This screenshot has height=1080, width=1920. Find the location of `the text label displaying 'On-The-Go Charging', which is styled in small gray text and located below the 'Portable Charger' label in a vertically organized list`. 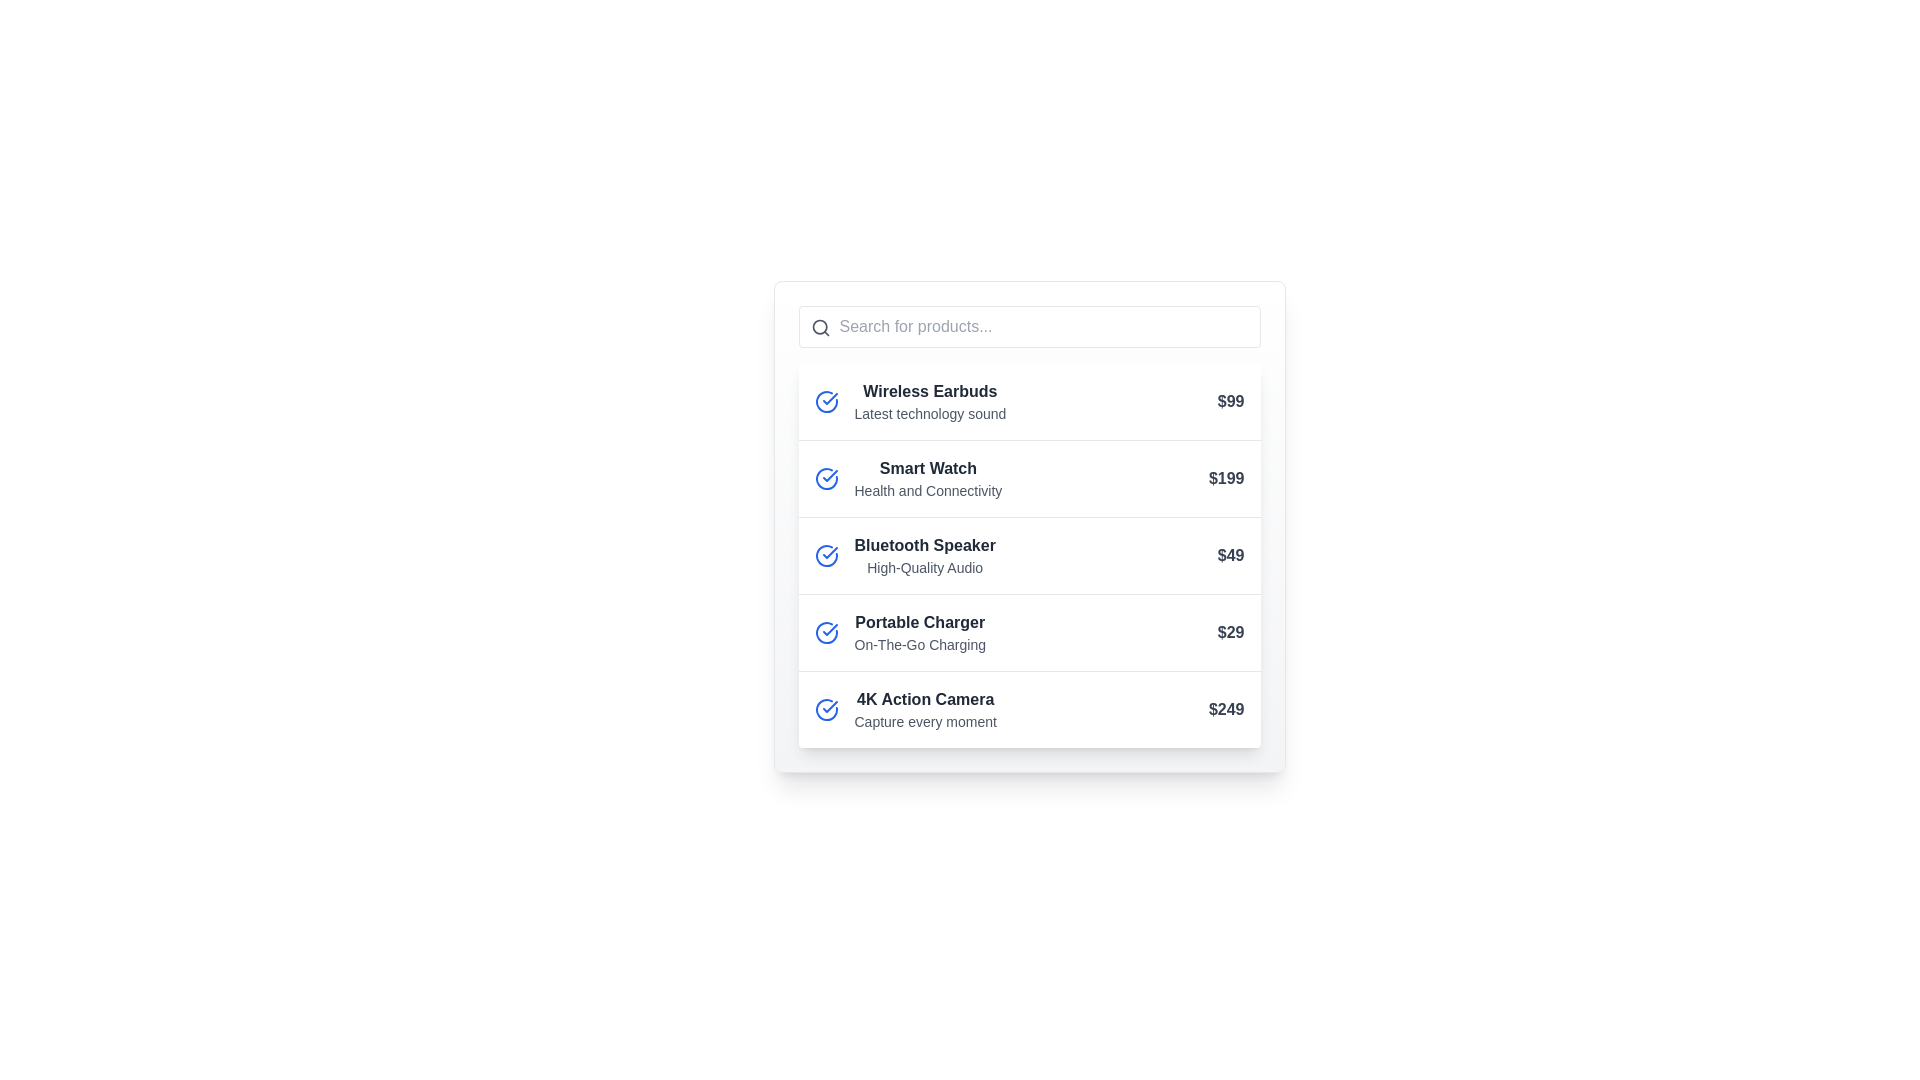

the text label displaying 'On-The-Go Charging', which is styled in small gray text and located below the 'Portable Charger' label in a vertically organized list is located at coordinates (919, 644).